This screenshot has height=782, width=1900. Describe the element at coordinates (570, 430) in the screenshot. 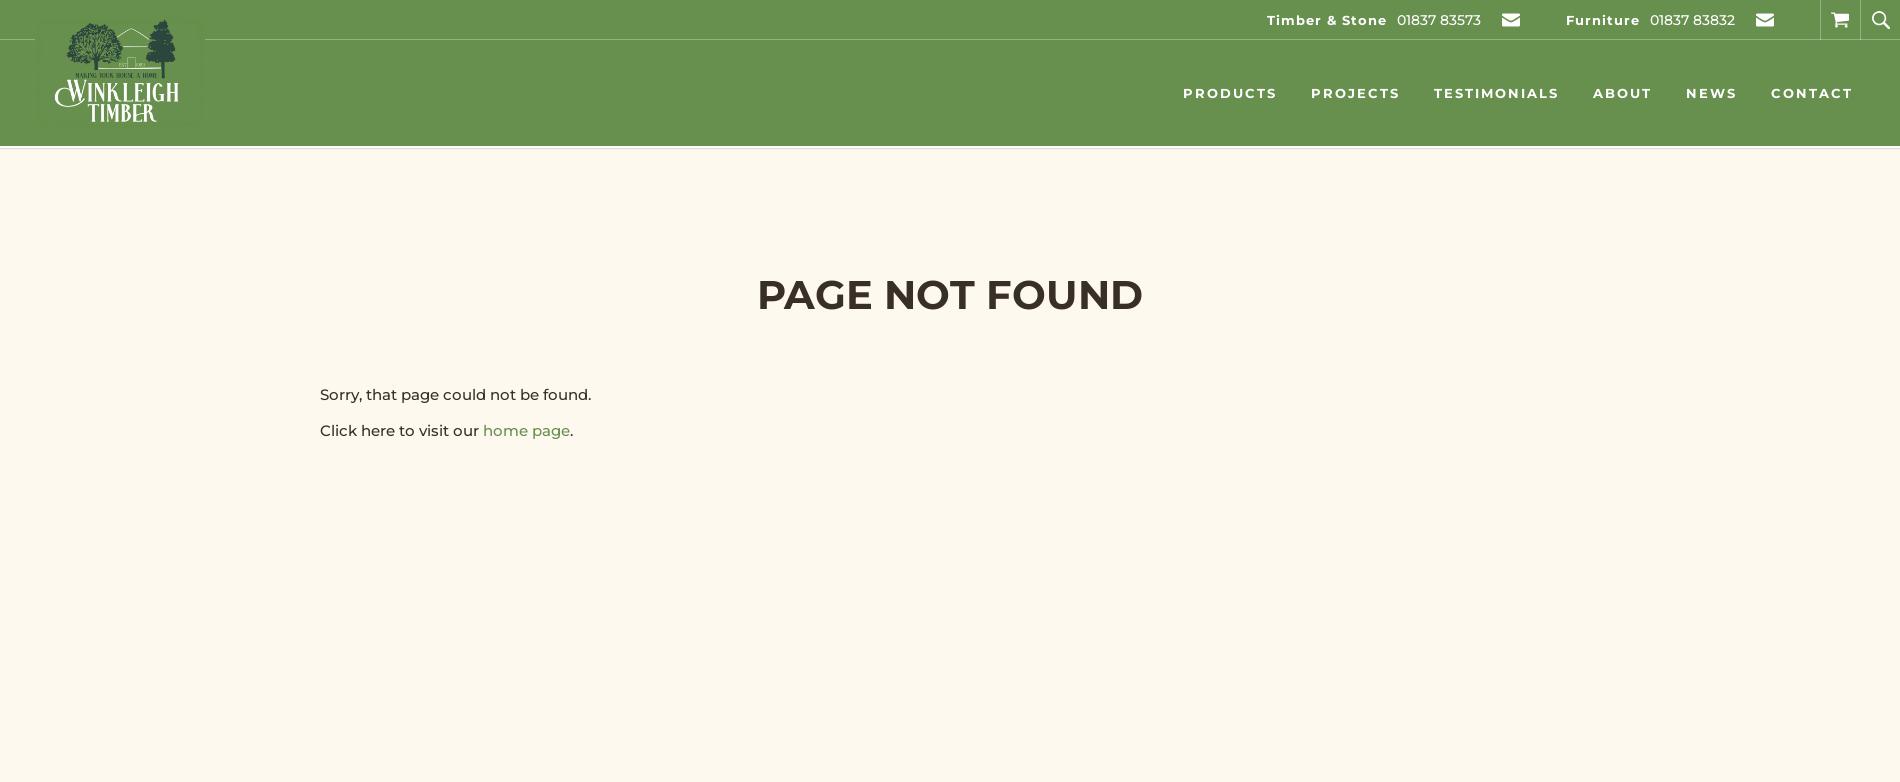

I see `'.'` at that location.